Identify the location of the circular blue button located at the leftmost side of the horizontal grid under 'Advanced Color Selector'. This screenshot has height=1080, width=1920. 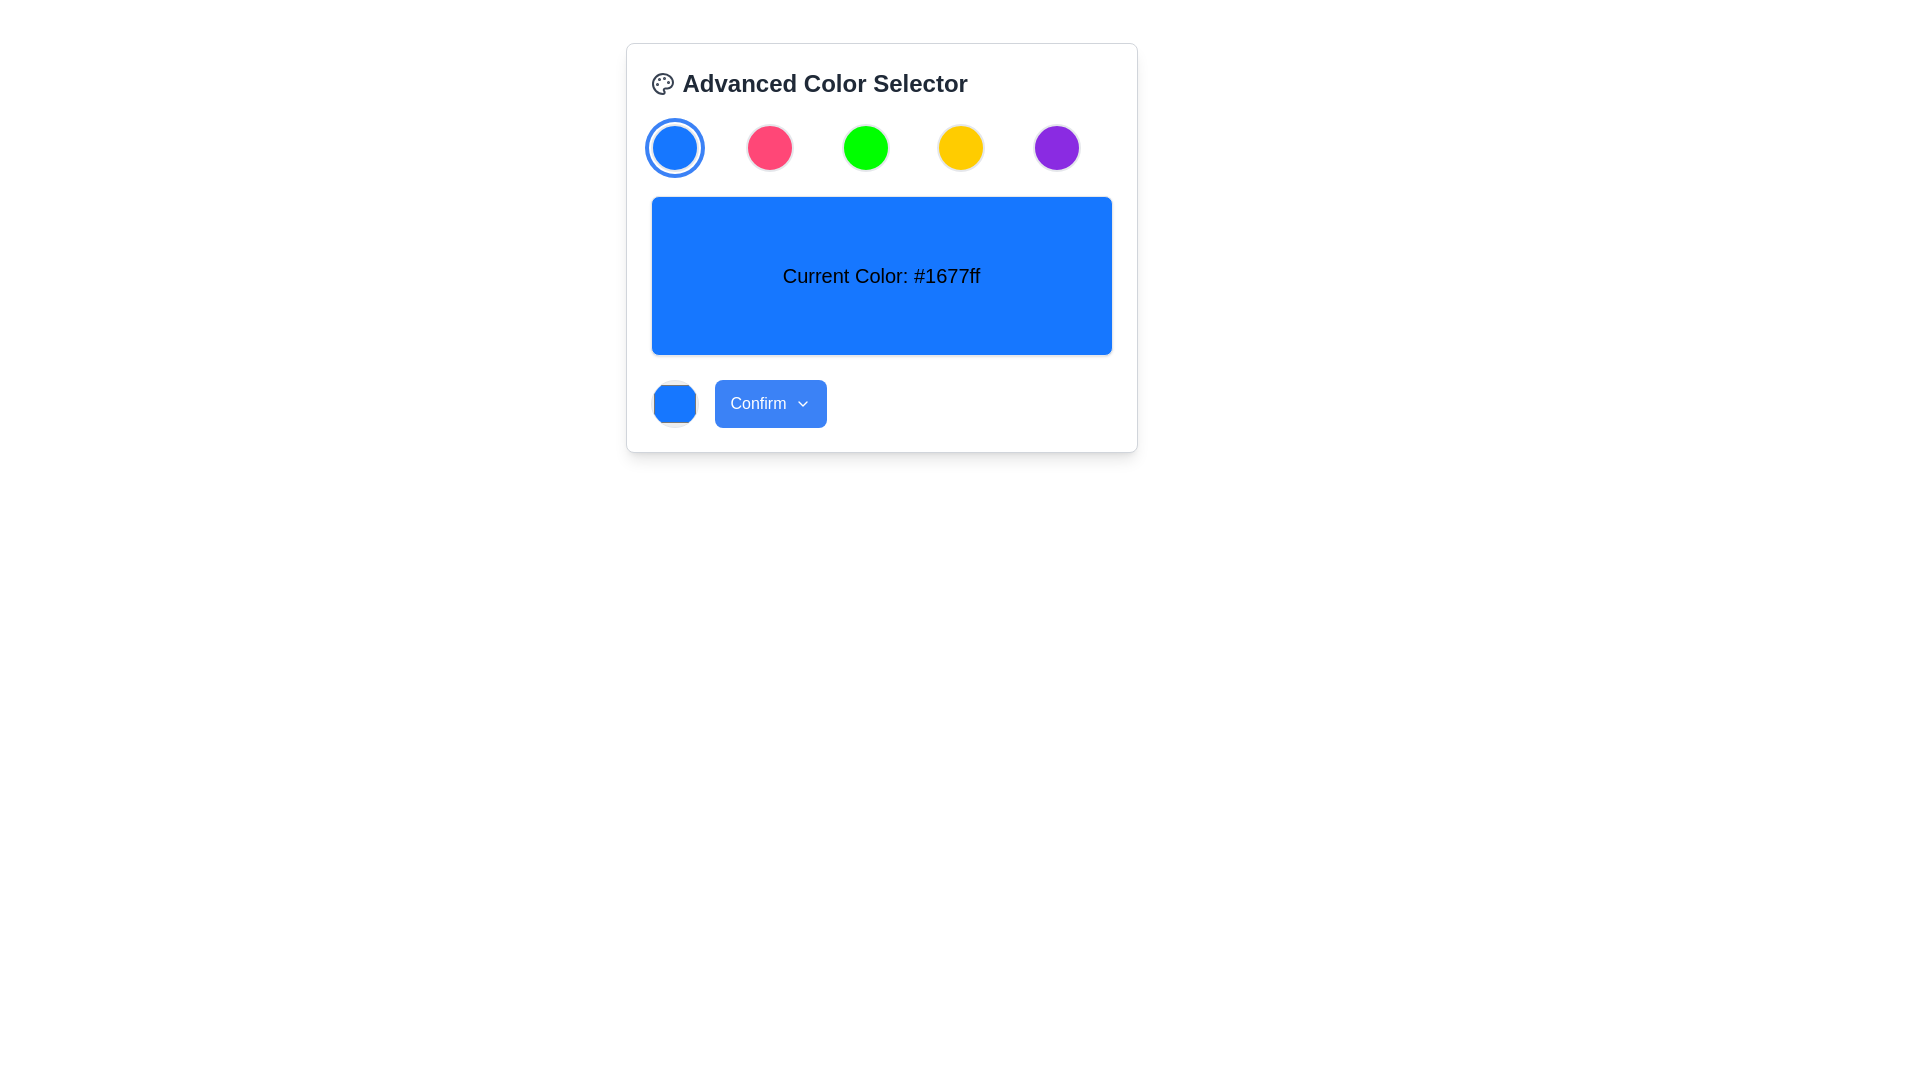
(674, 146).